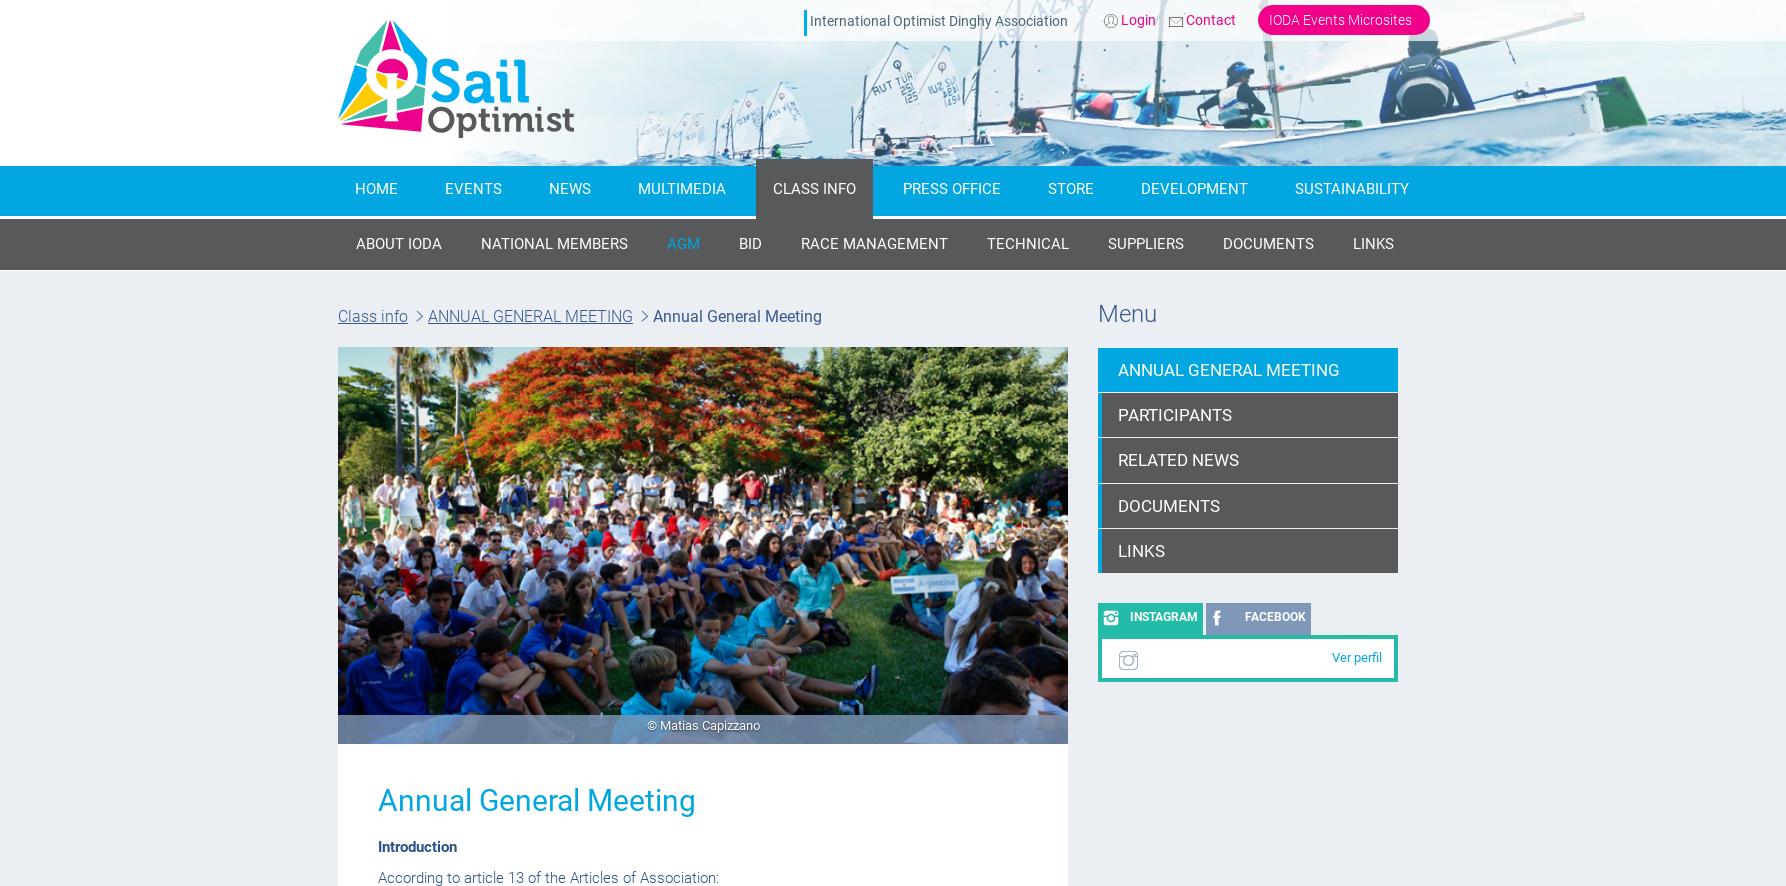 This screenshot has height=886, width=1786. Describe the element at coordinates (472, 188) in the screenshot. I see `'Events'` at that location.